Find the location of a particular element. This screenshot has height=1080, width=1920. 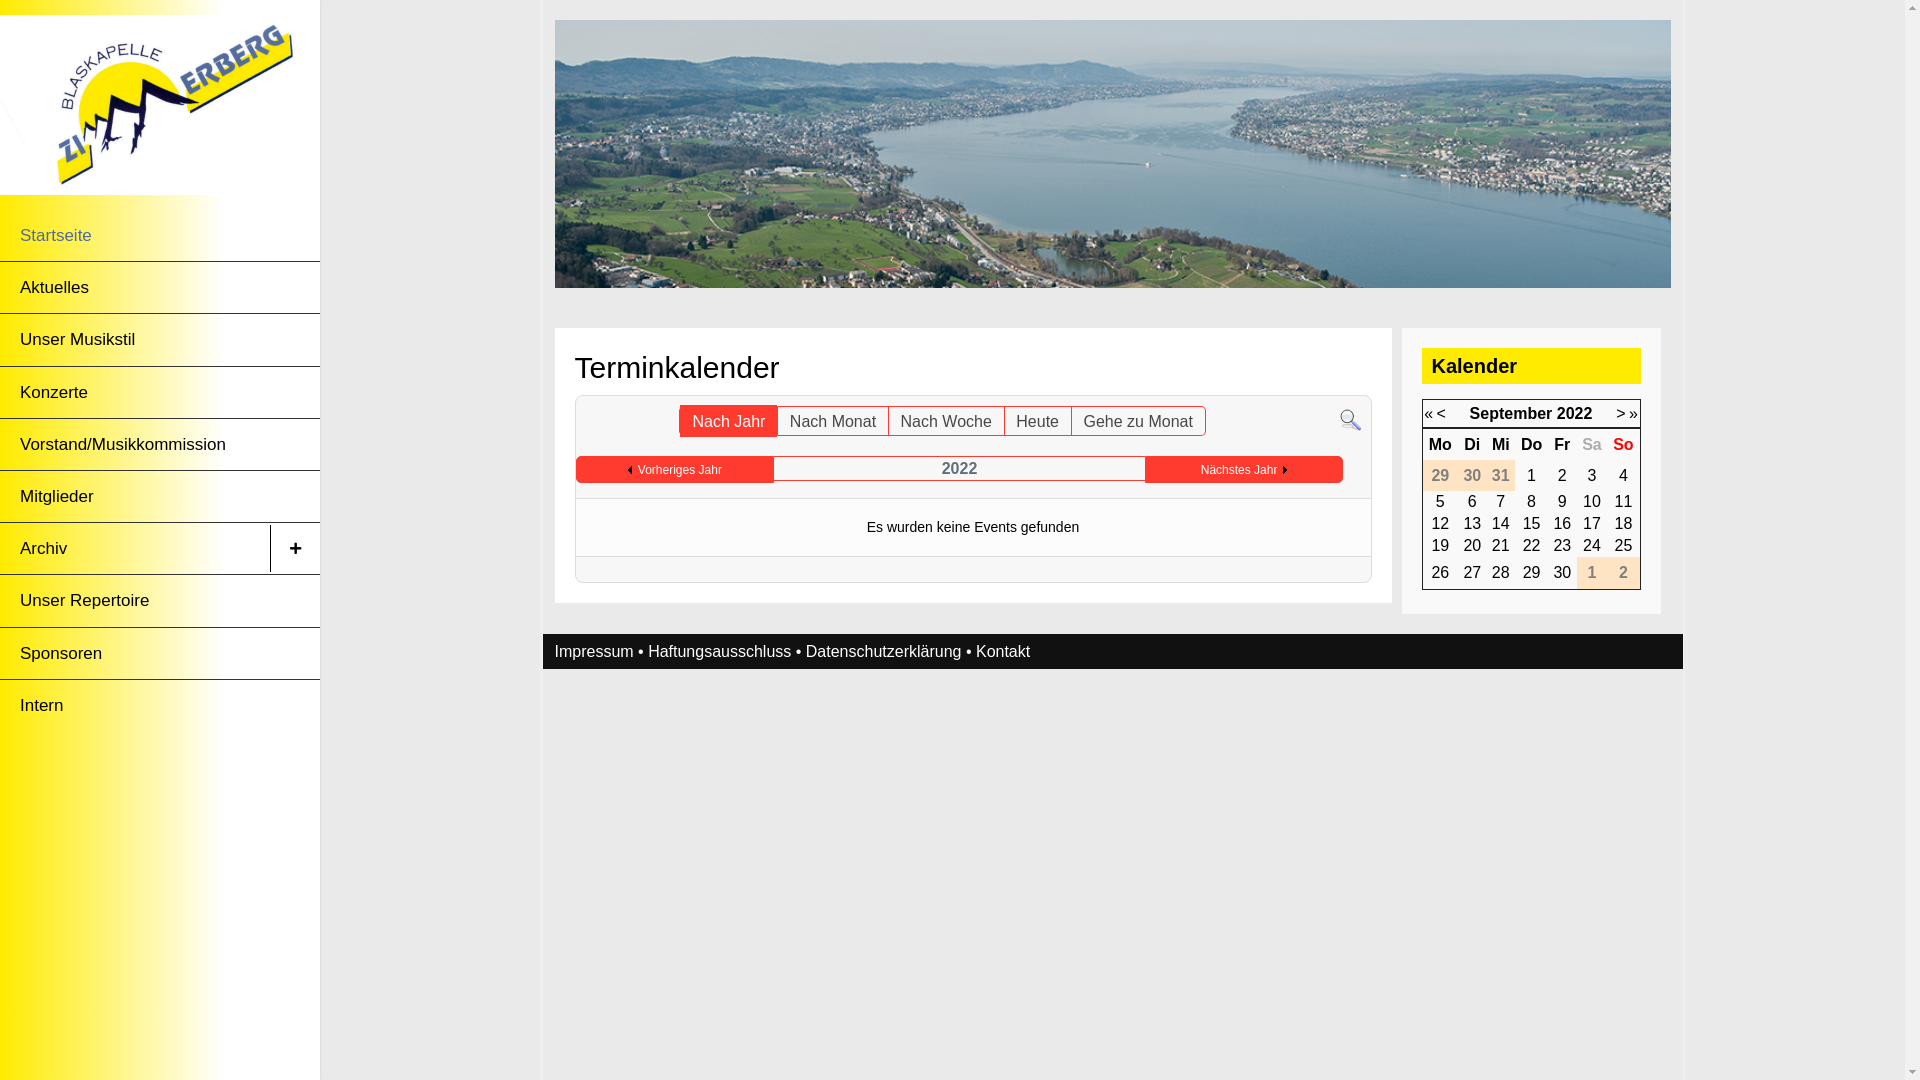

'3' is located at coordinates (1586, 475).